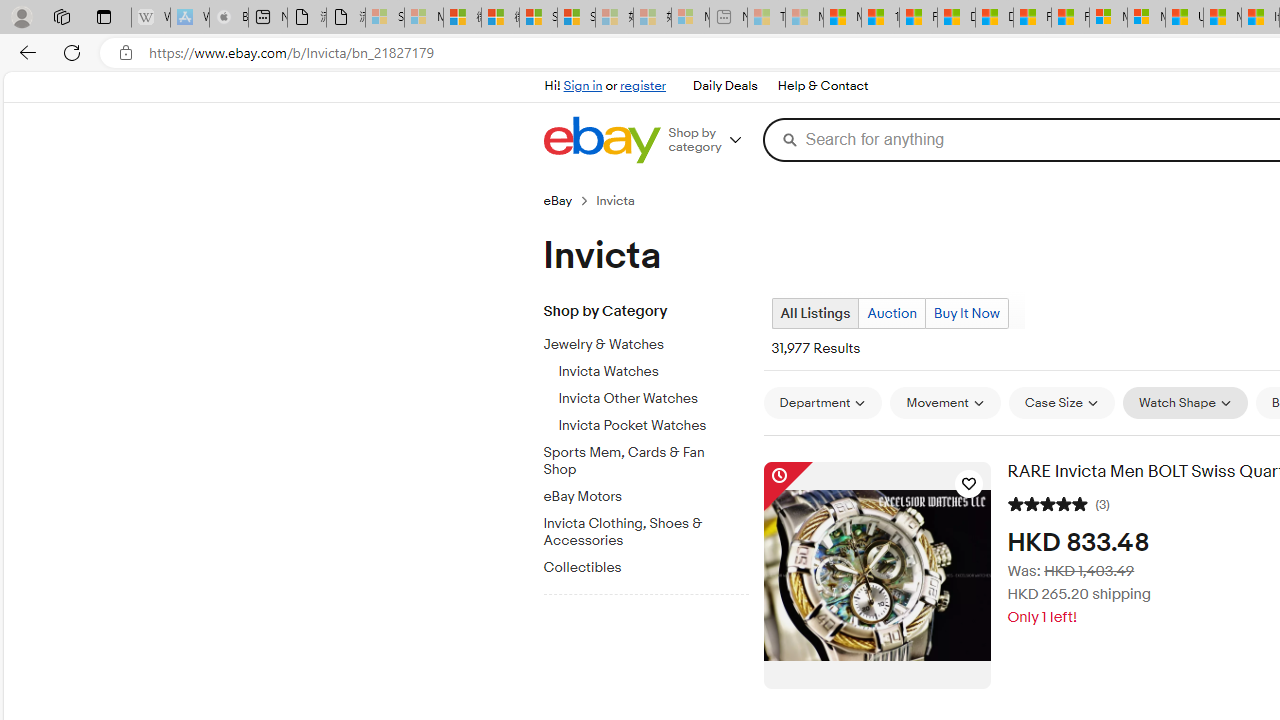  I want to click on 'Invicta Pocket Watches', so click(653, 425).